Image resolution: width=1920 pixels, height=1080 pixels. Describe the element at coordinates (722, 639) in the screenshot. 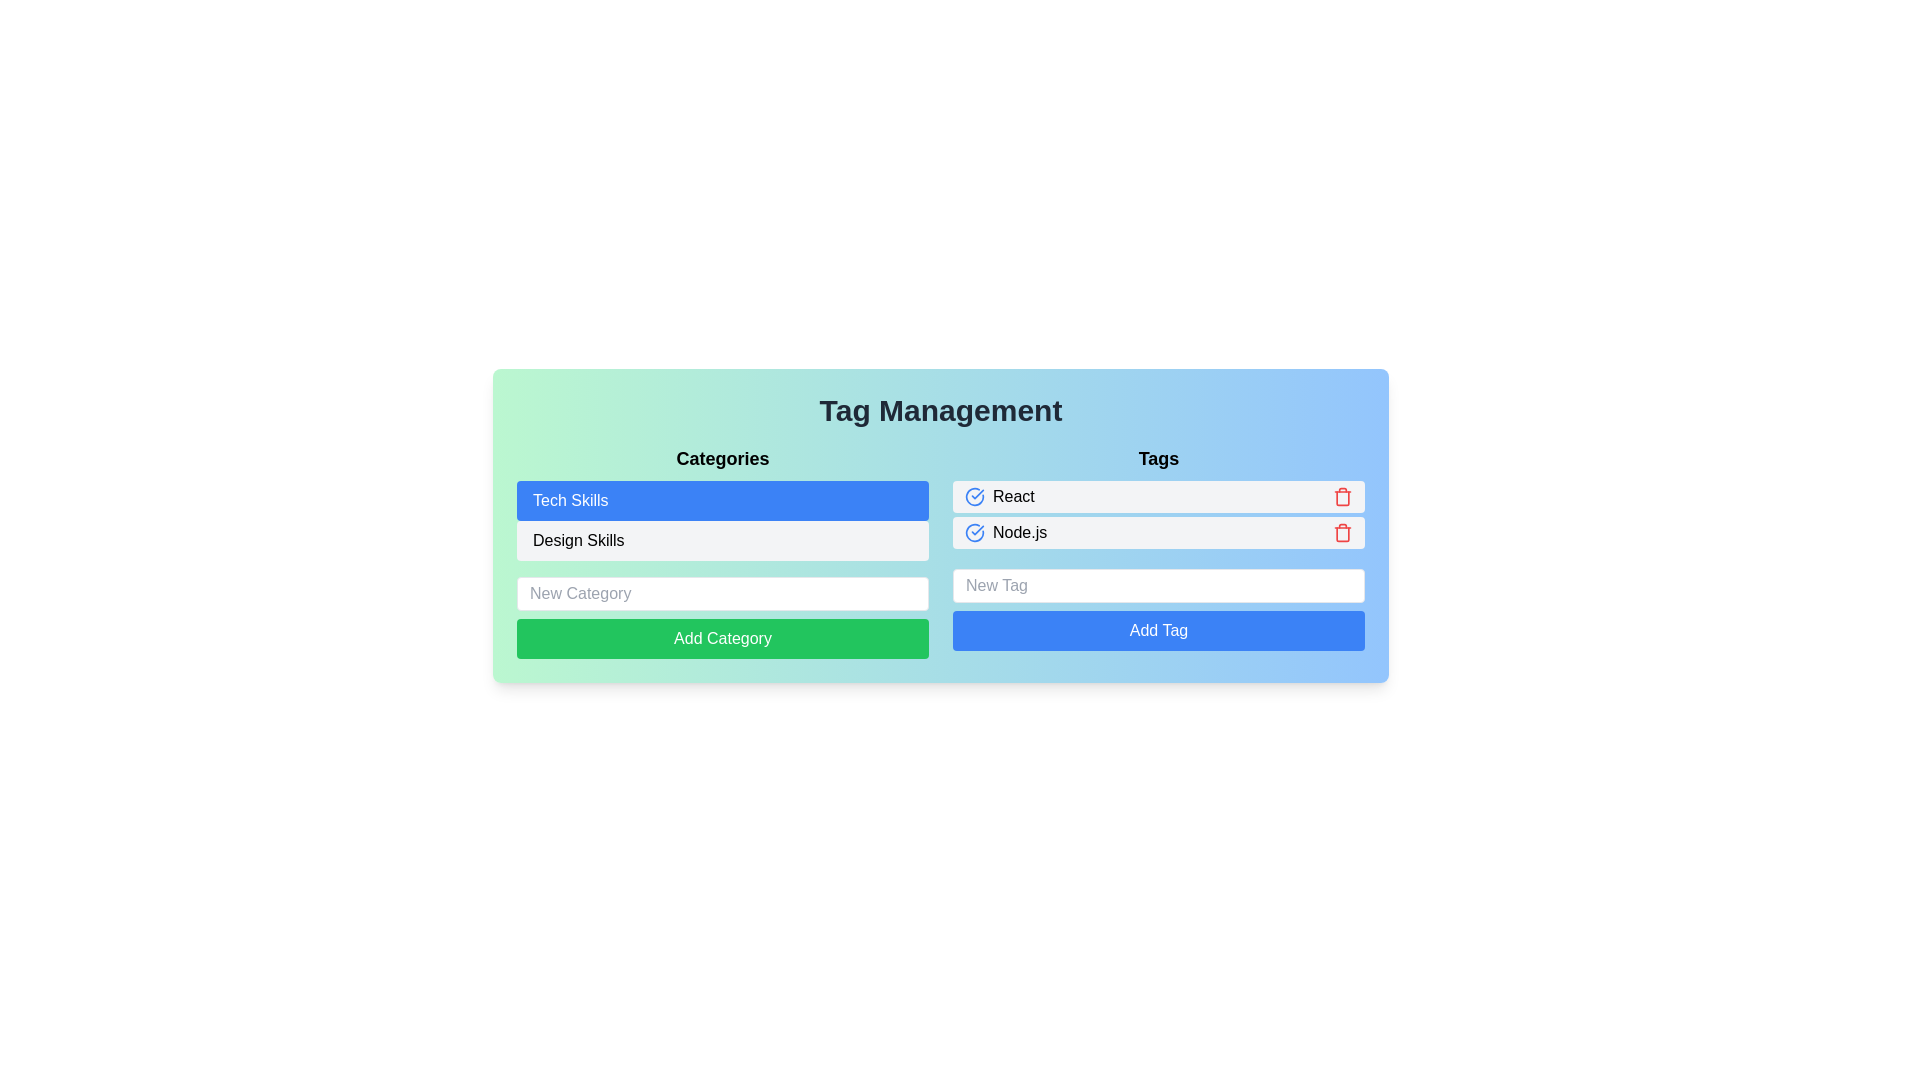

I see `the rectangular button with a green background and white text that reads 'Add Category' located at the bottom of the 'Categories' section` at that location.